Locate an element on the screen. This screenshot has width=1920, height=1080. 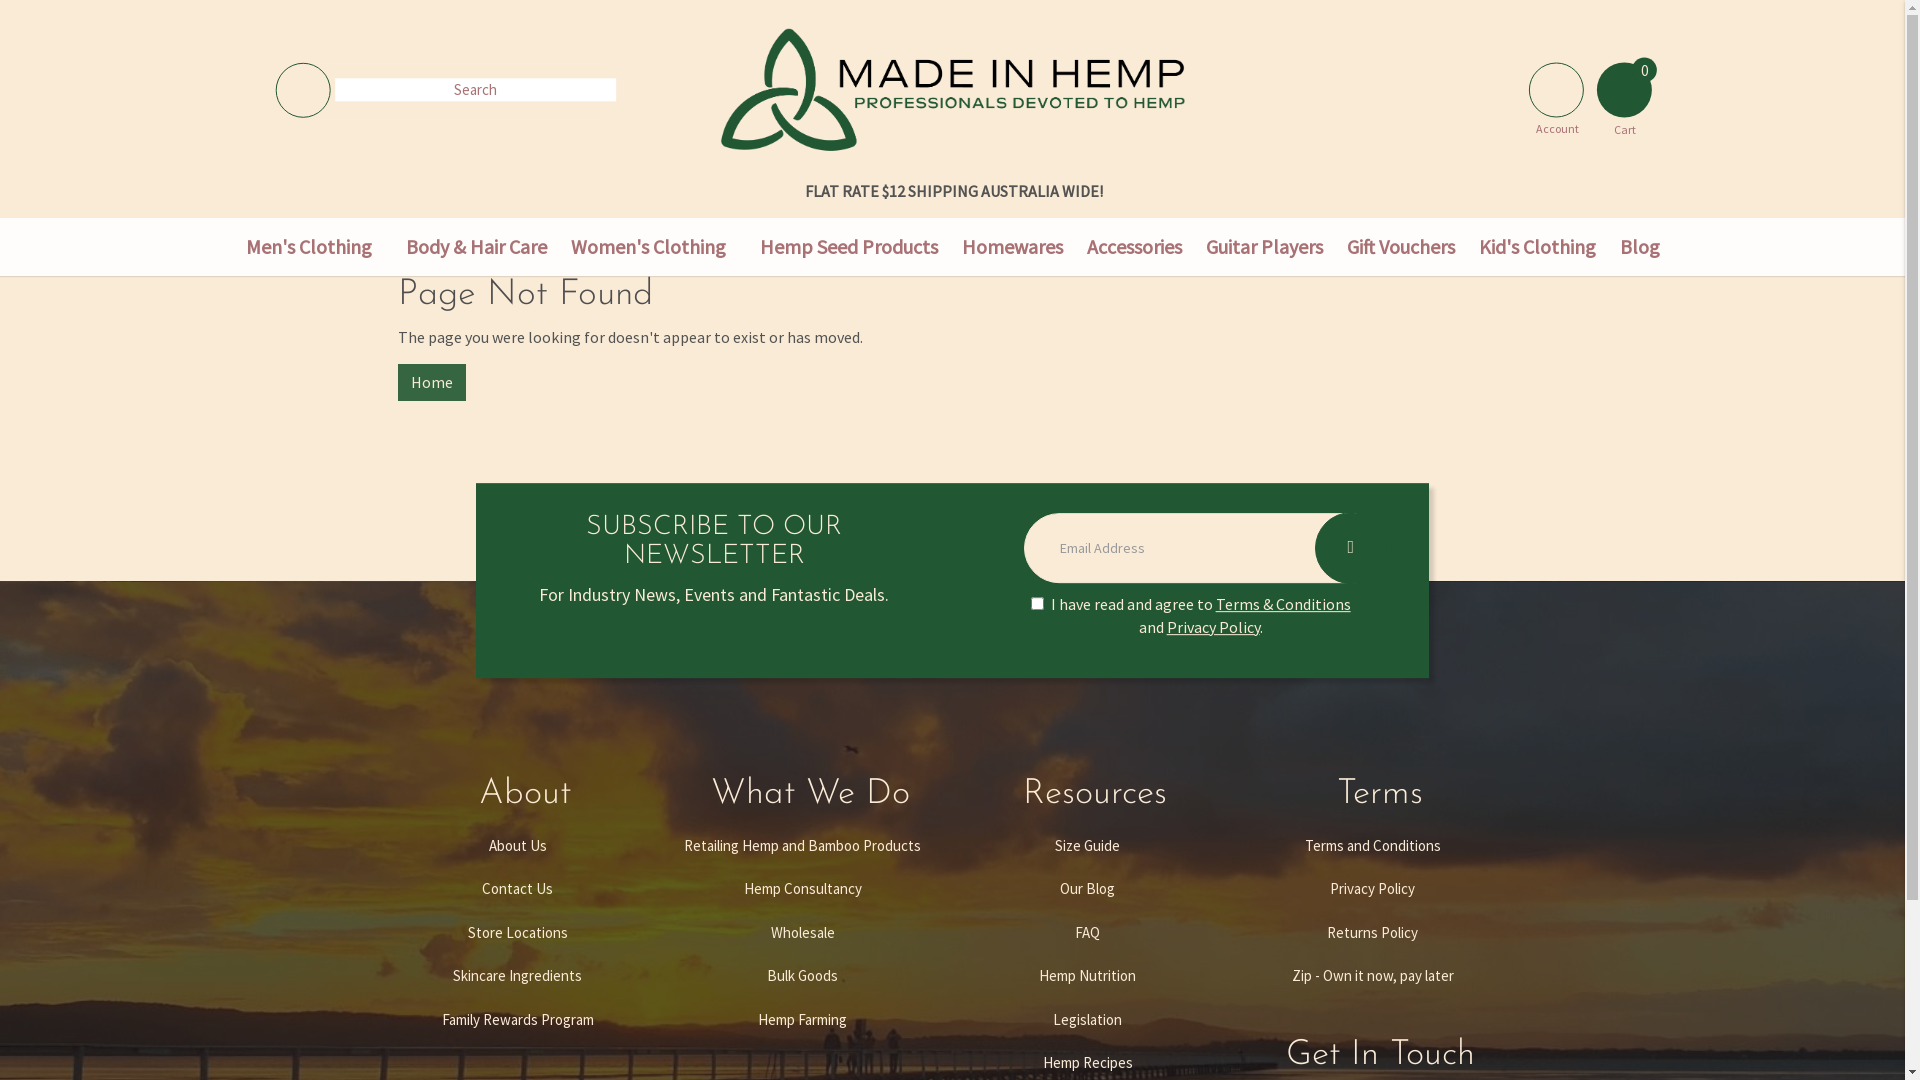
'0 is located at coordinates (1624, 88).